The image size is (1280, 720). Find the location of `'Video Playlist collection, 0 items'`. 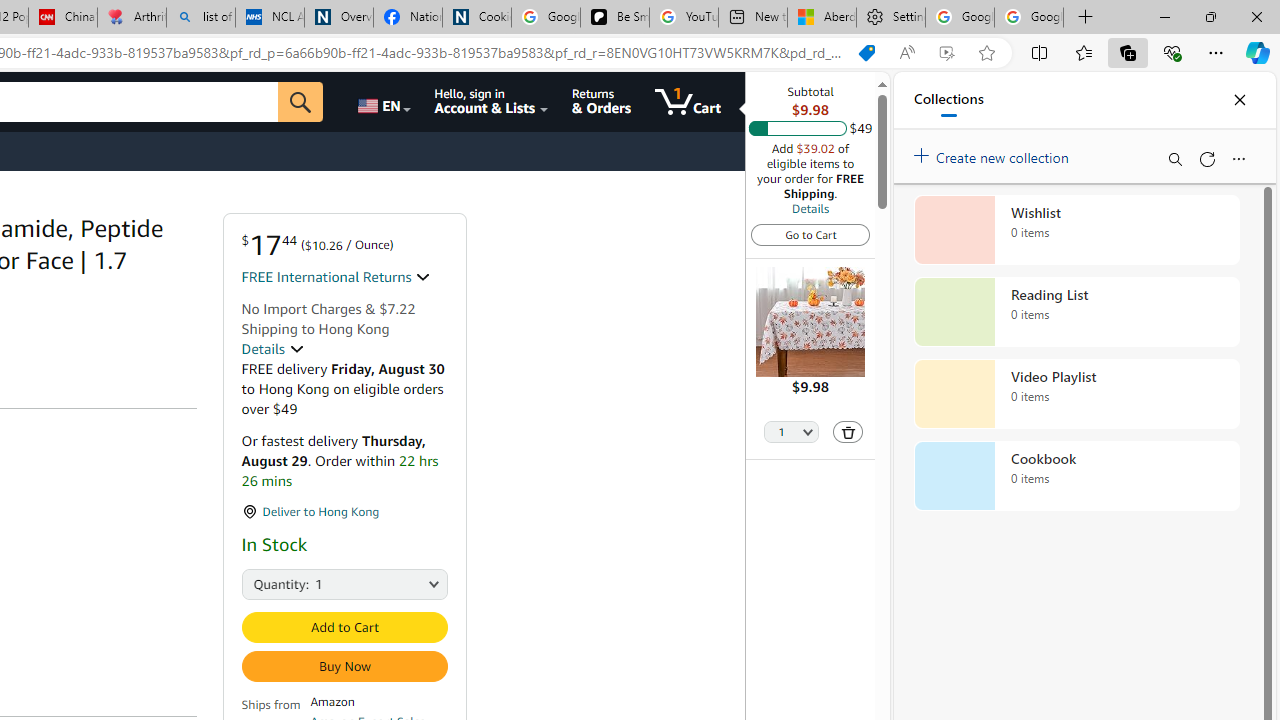

'Video Playlist collection, 0 items' is located at coordinates (1076, 394).